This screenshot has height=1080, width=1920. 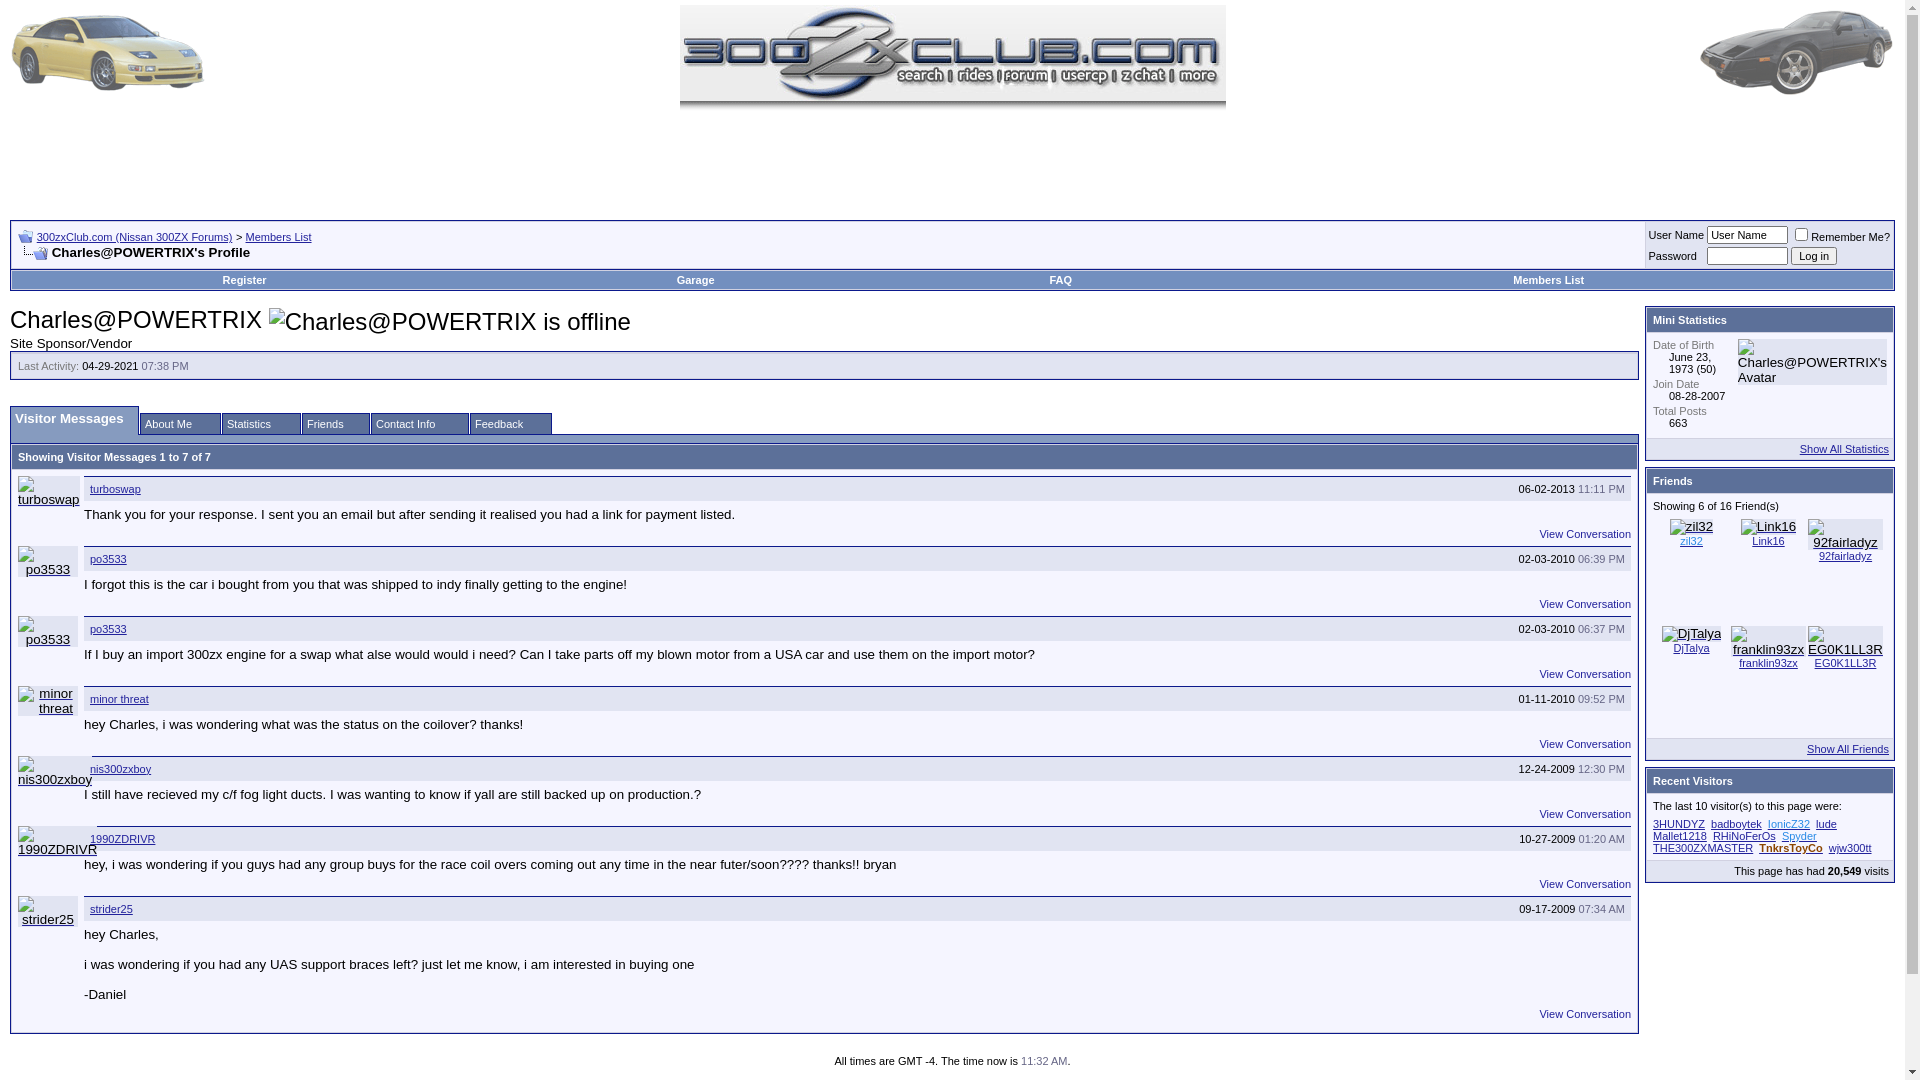 I want to click on 'wjw300tt', so click(x=1828, y=848).